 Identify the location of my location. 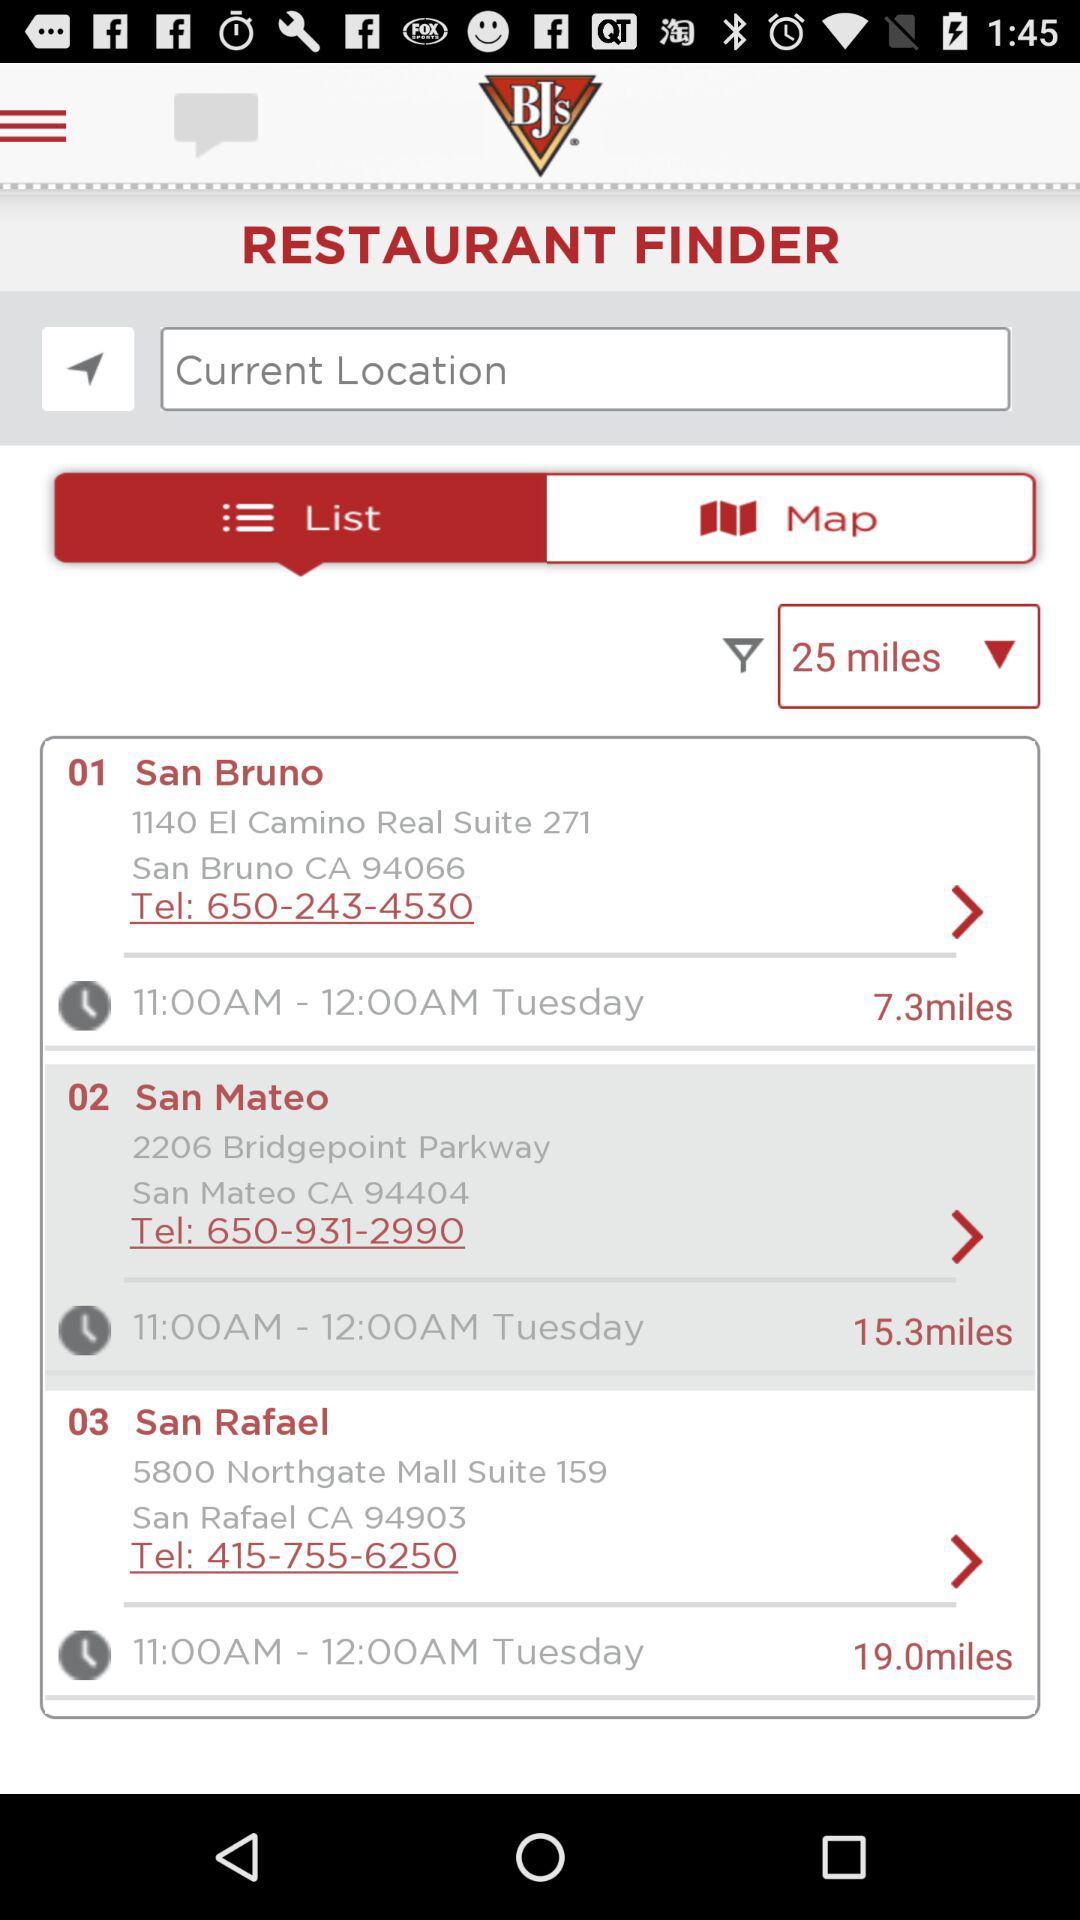
(87, 369).